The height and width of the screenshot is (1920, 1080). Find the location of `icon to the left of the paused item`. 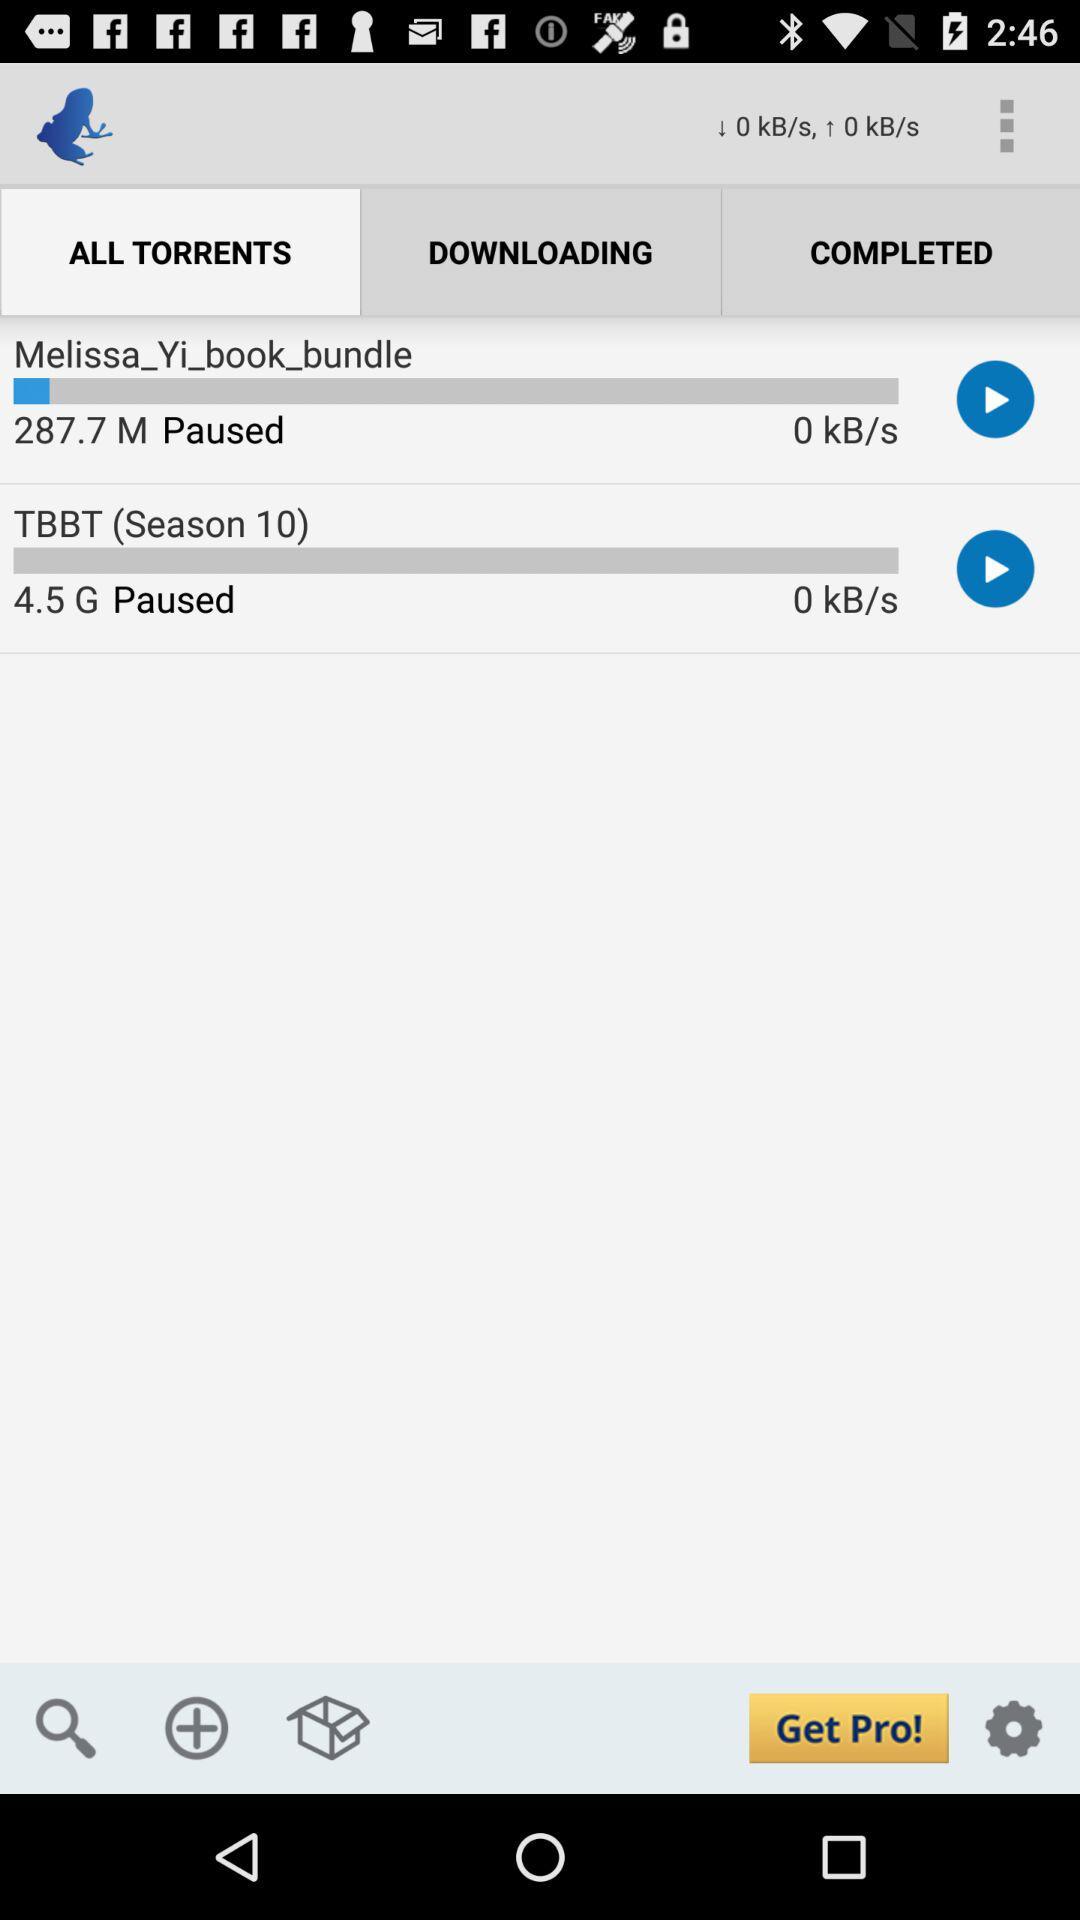

icon to the left of the paused item is located at coordinates (80, 427).